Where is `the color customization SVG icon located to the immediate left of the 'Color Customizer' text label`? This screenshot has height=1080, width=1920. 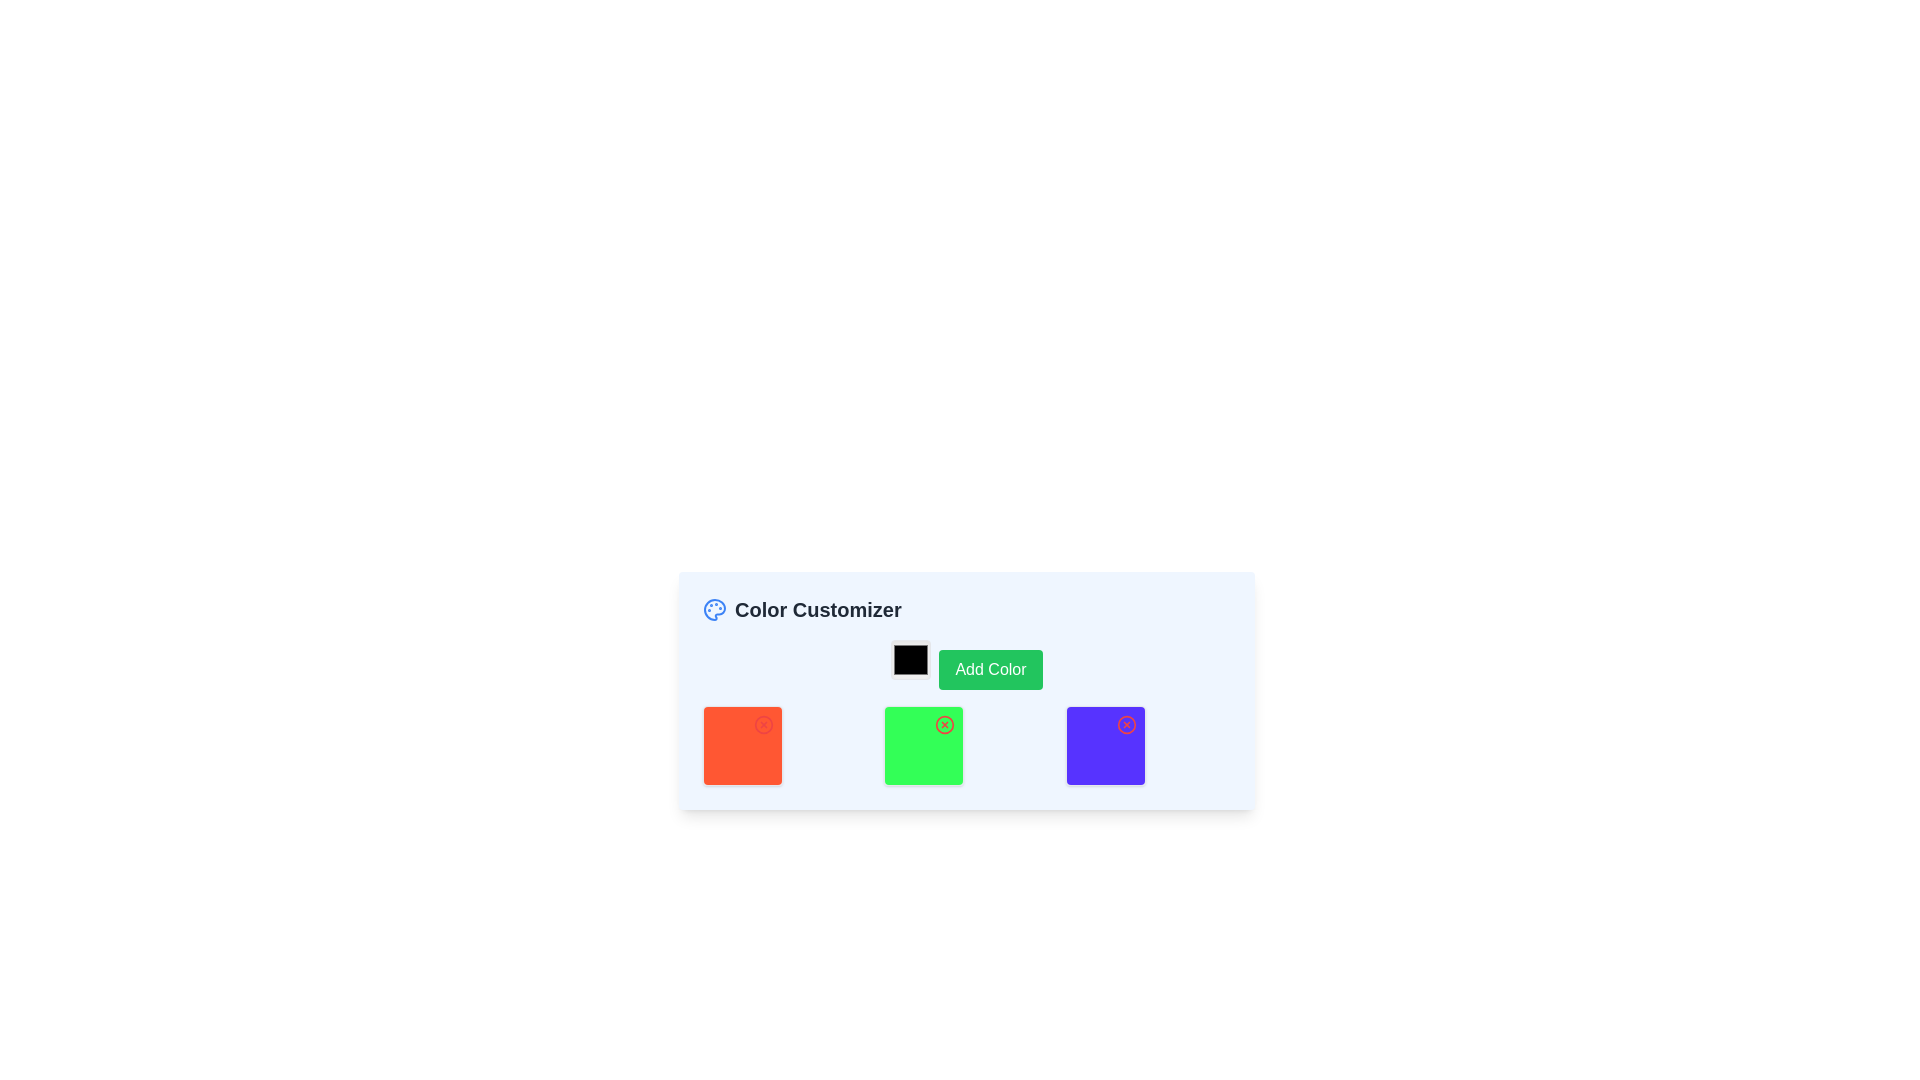 the color customization SVG icon located to the immediate left of the 'Color Customizer' text label is located at coordinates (715, 608).